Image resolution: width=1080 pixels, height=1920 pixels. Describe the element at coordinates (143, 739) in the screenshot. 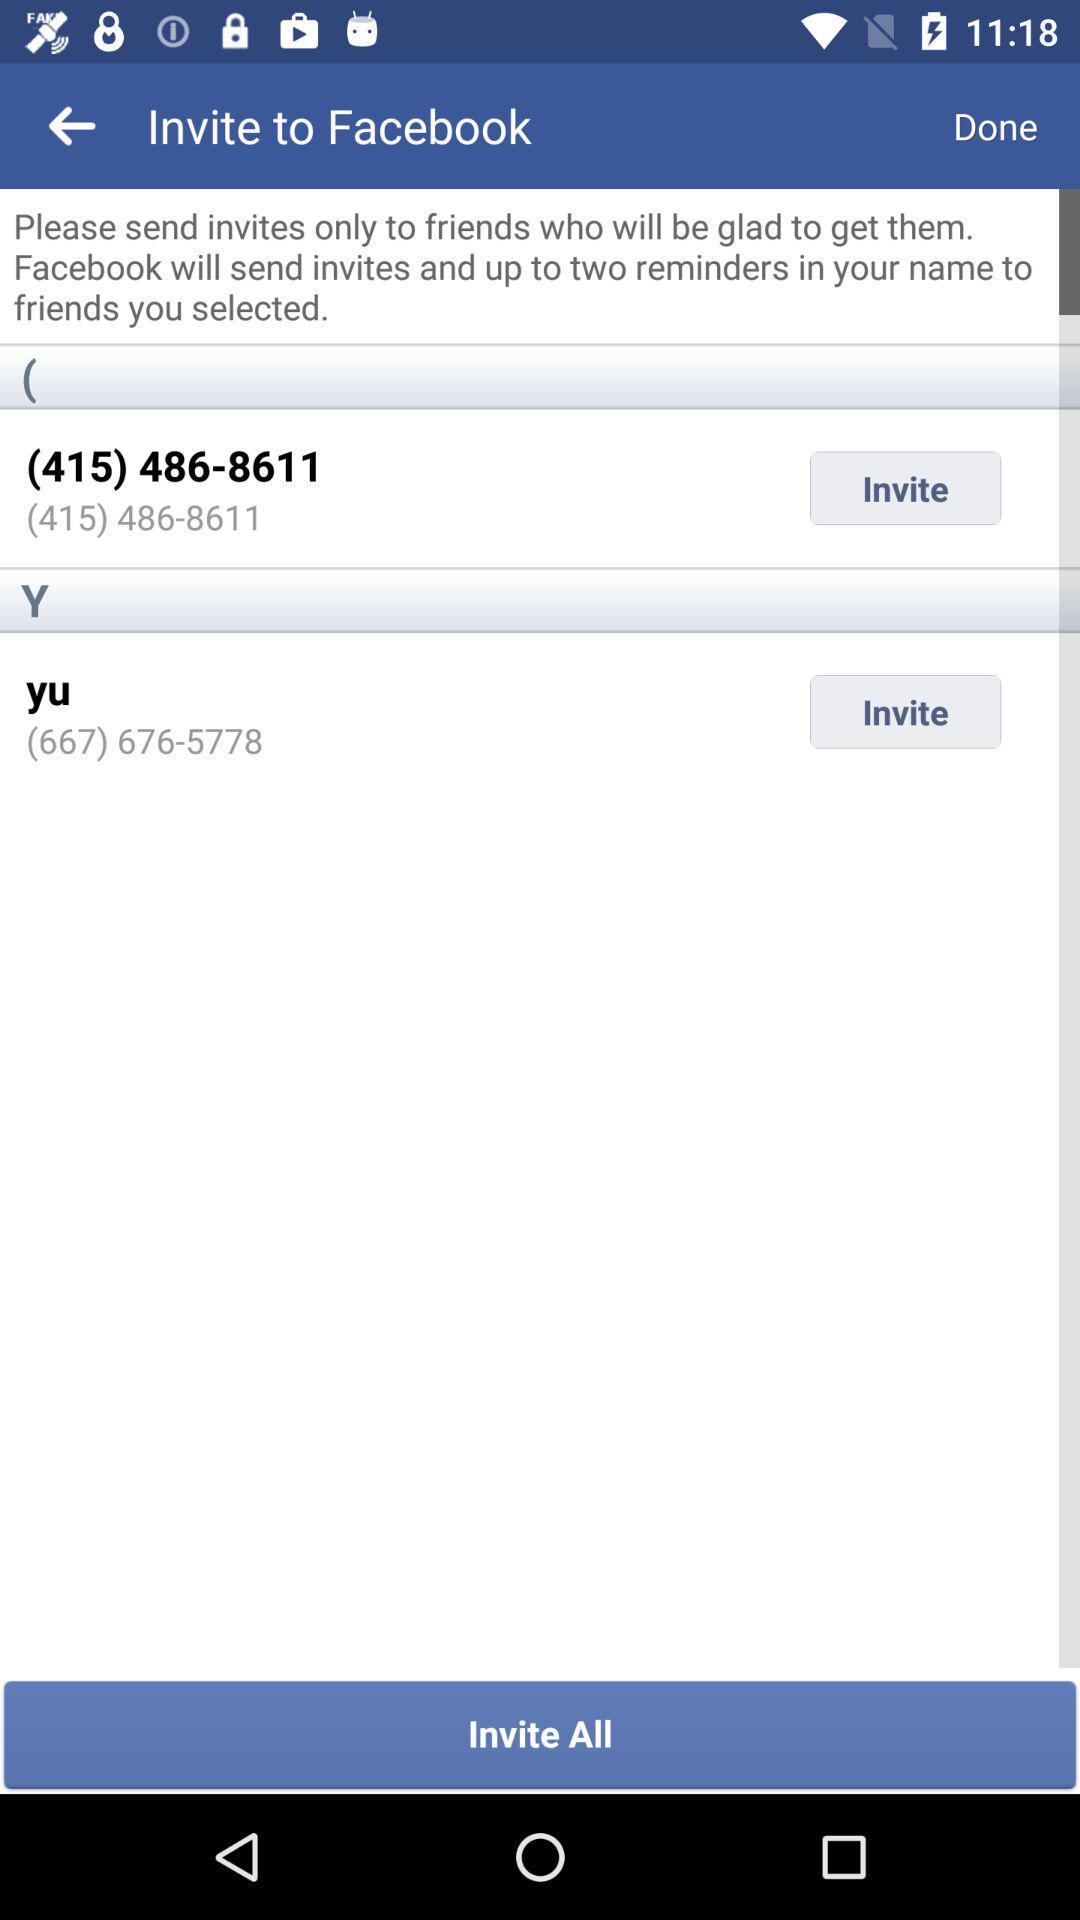

I see `item to the left of the invite icon` at that location.